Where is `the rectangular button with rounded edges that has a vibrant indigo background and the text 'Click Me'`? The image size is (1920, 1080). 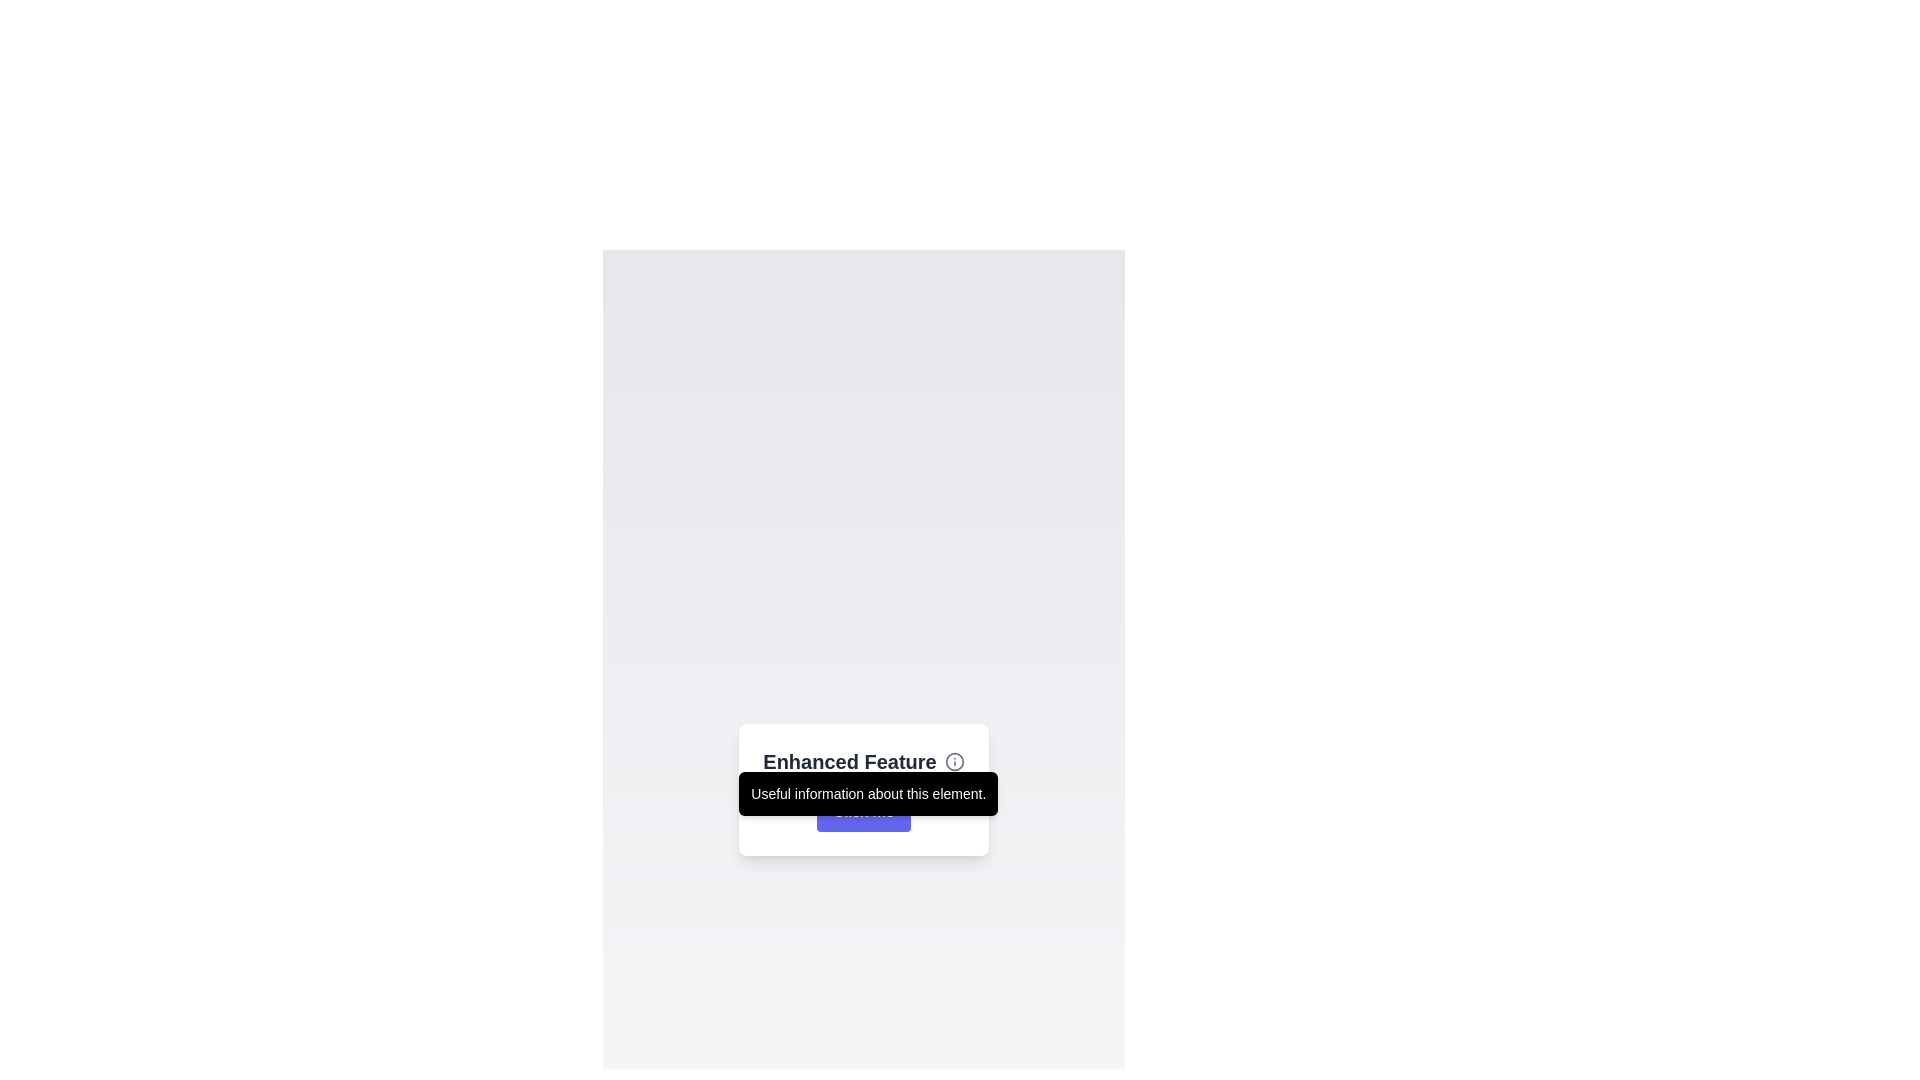
the rectangular button with rounded edges that has a vibrant indigo background and the text 'Click Me' is located at coordinates (864, 812).